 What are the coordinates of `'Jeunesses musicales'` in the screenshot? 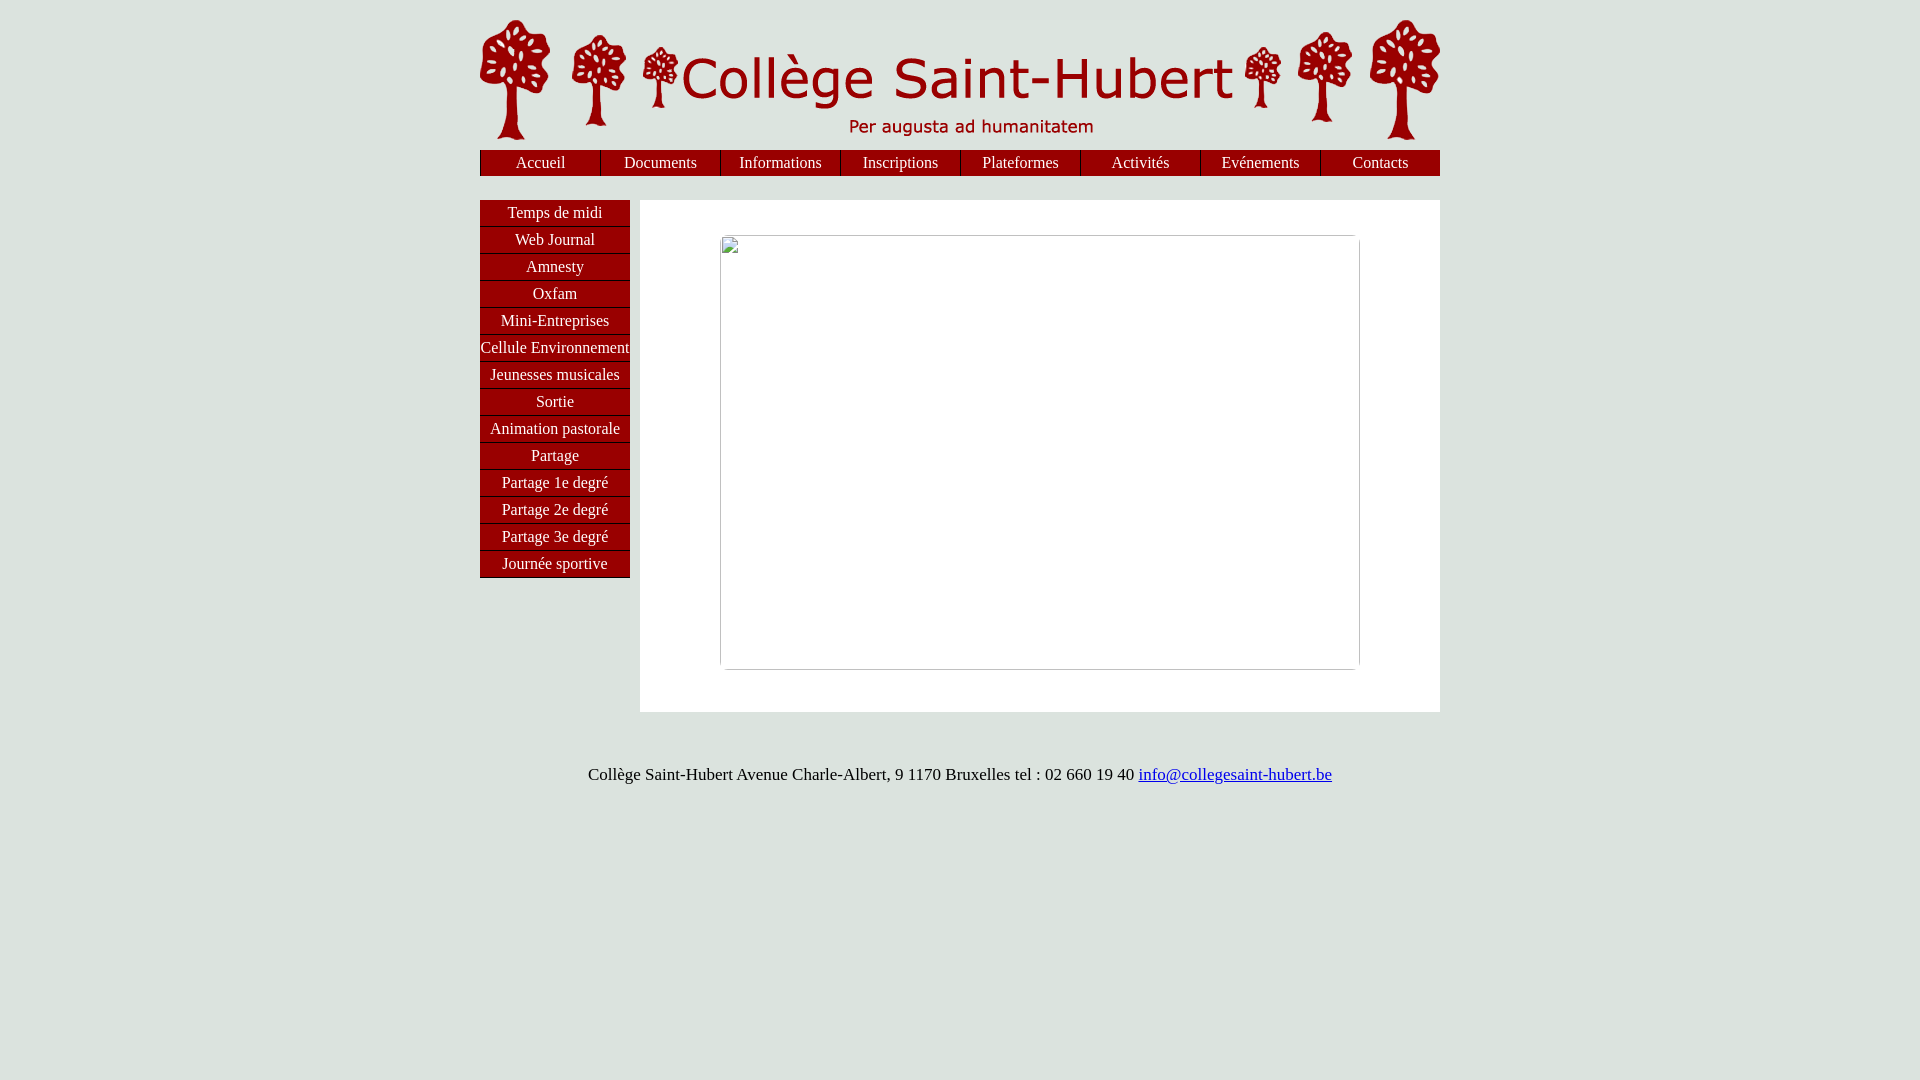 It's located at (555, 374).